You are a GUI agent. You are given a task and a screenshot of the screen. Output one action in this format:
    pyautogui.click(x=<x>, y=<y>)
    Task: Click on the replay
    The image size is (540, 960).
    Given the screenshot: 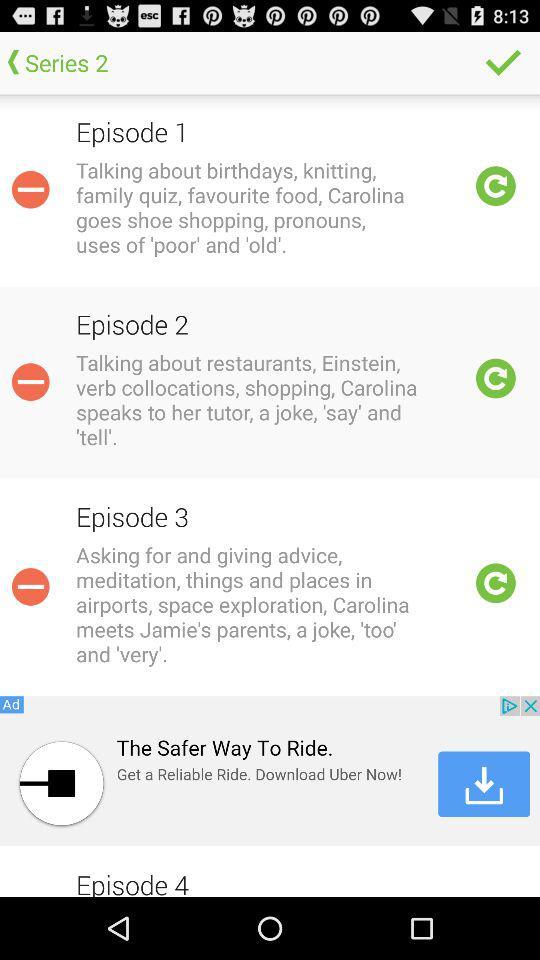 What is the action you would take?
    pyautogui.click(x=495, y=583)
    